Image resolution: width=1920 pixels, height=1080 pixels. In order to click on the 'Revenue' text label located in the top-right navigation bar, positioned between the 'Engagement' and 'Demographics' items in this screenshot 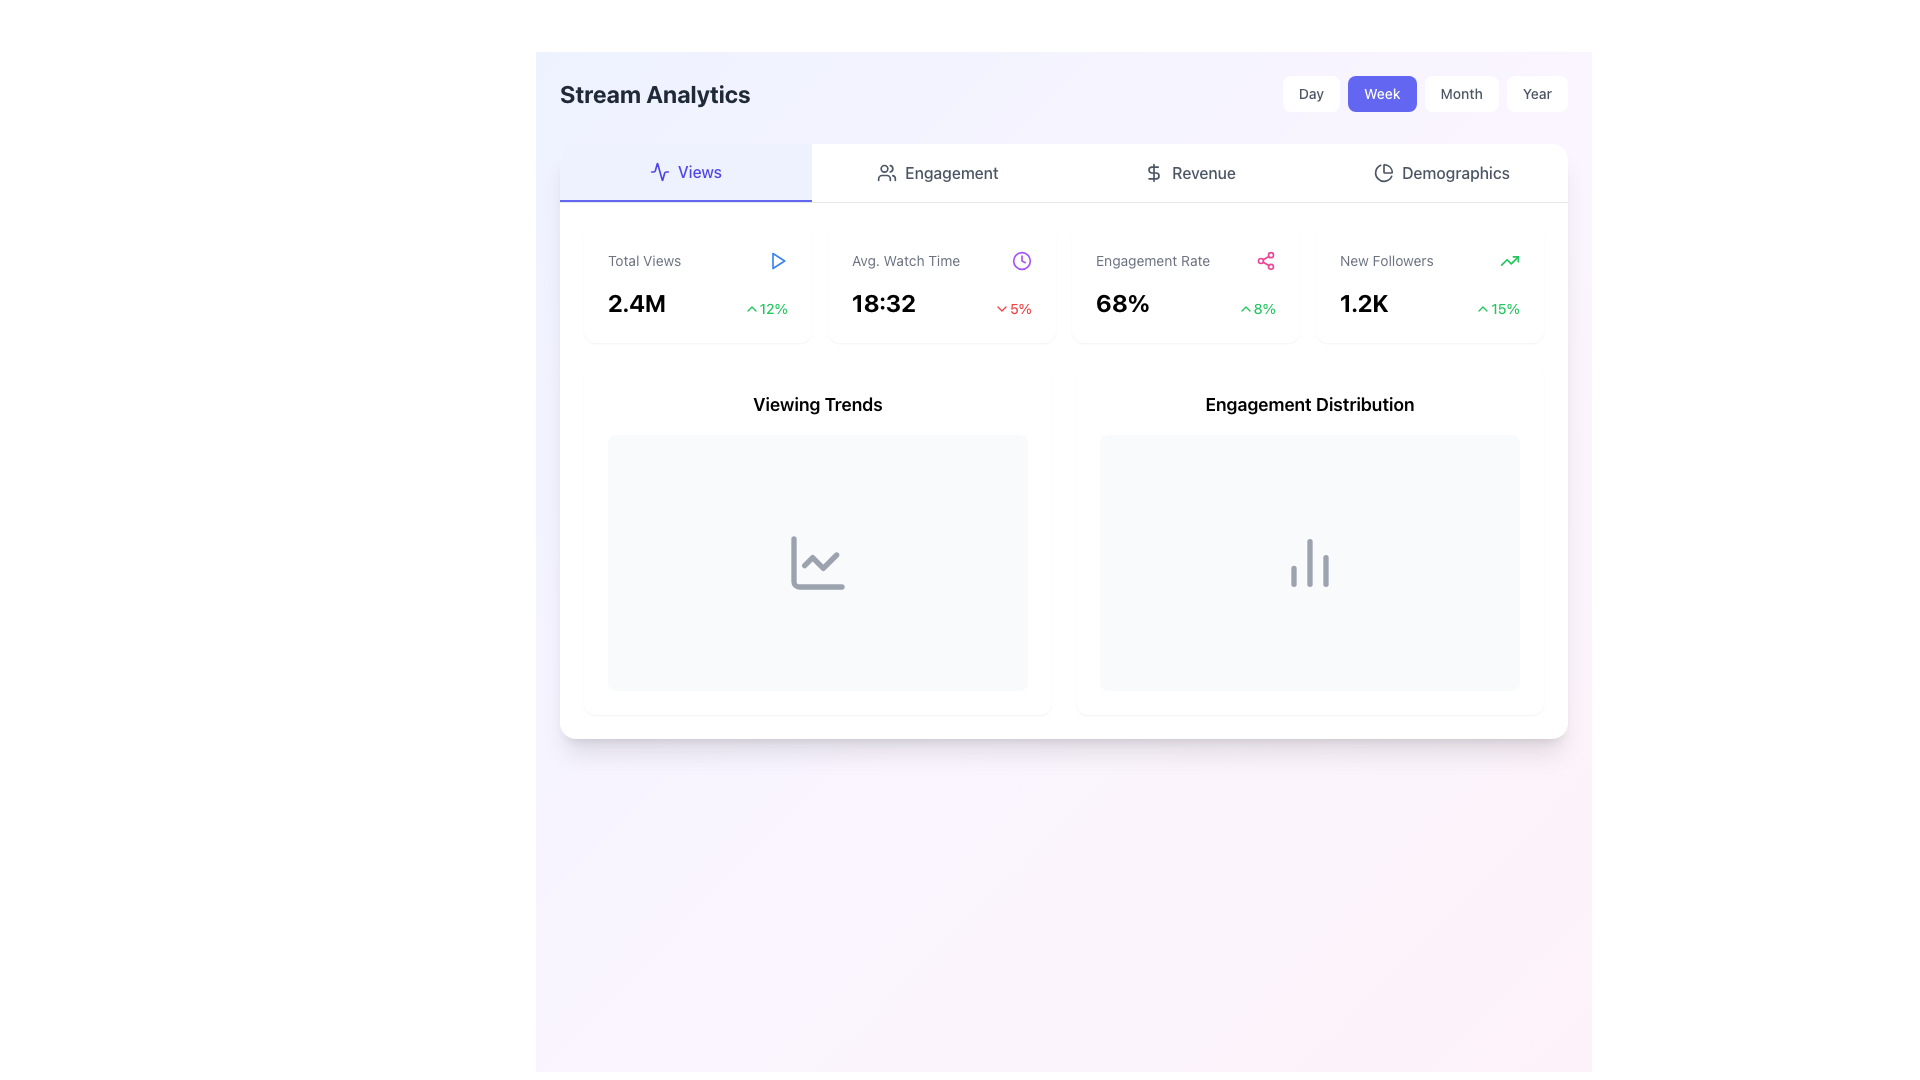, I will do `click(1203, 172)`.